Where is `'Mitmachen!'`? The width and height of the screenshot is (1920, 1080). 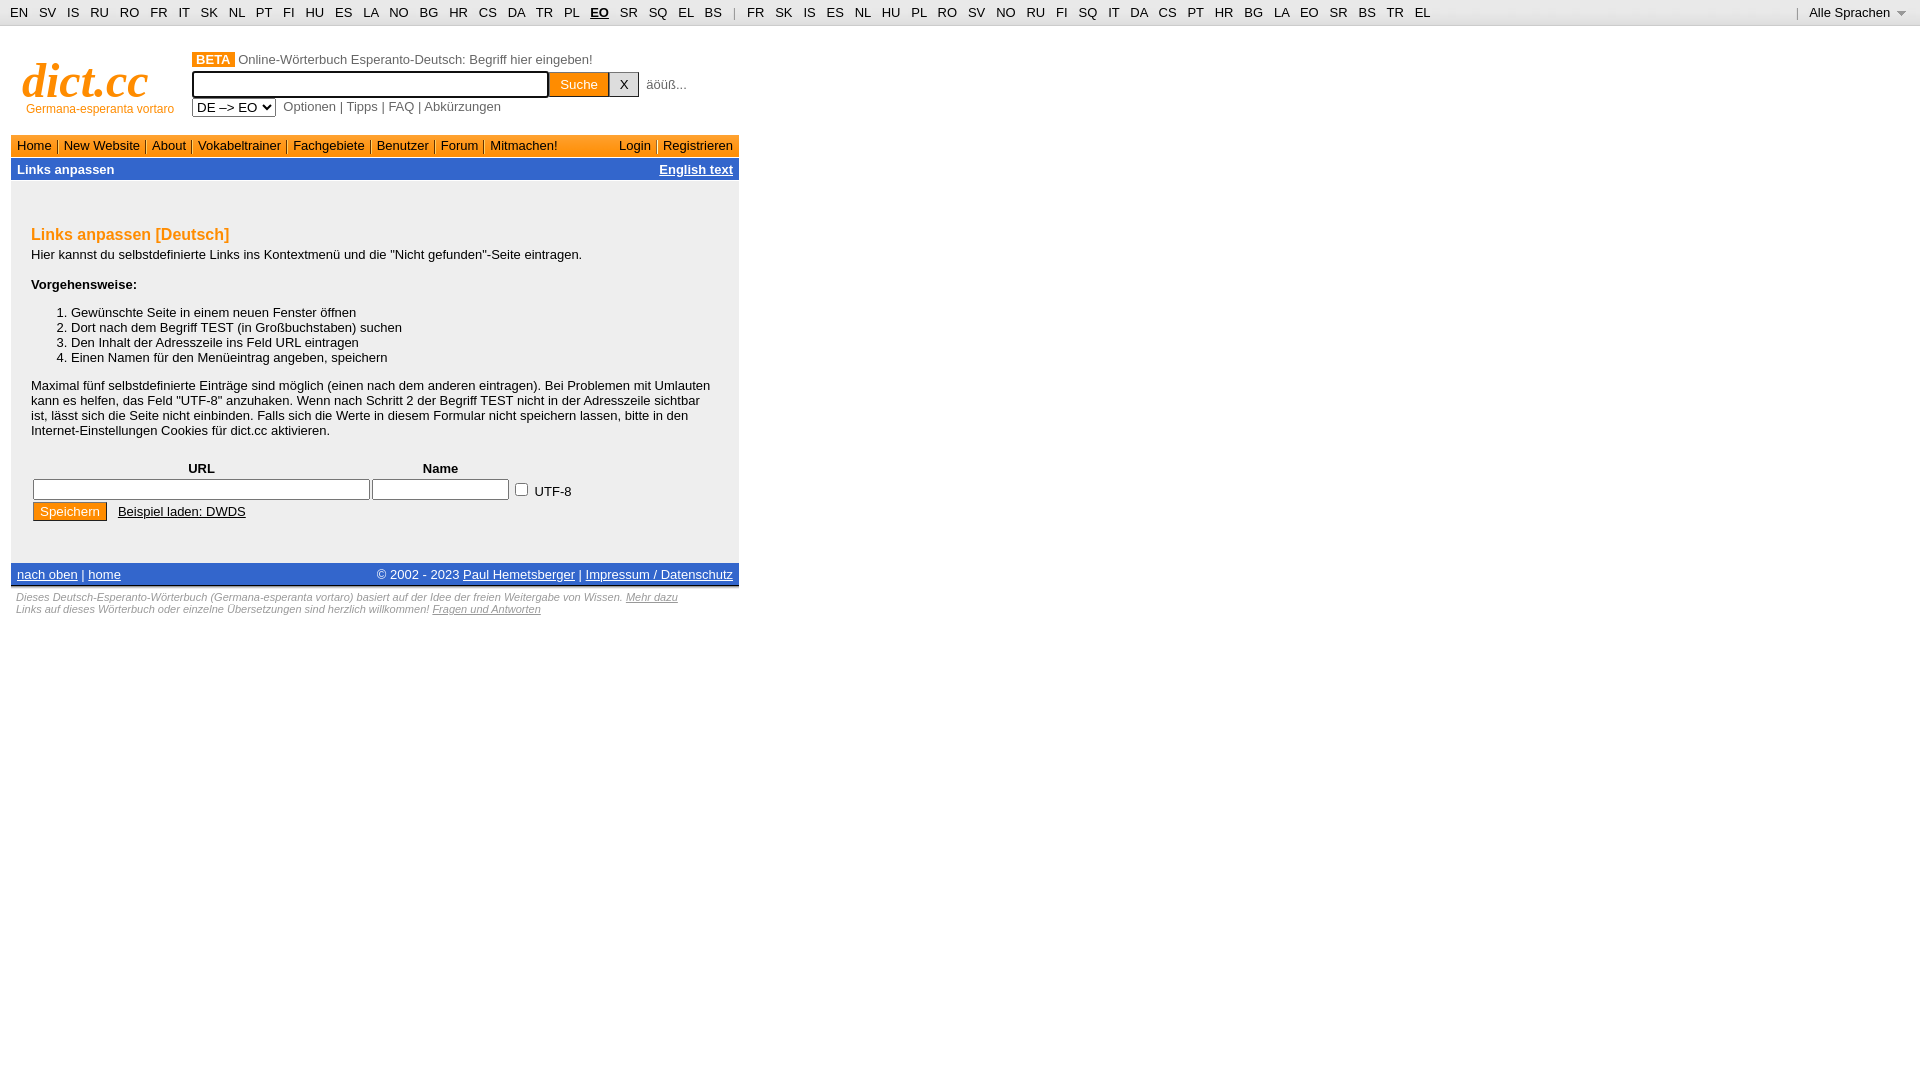 'Mitmachen!' is located at coordinates (523, 144).